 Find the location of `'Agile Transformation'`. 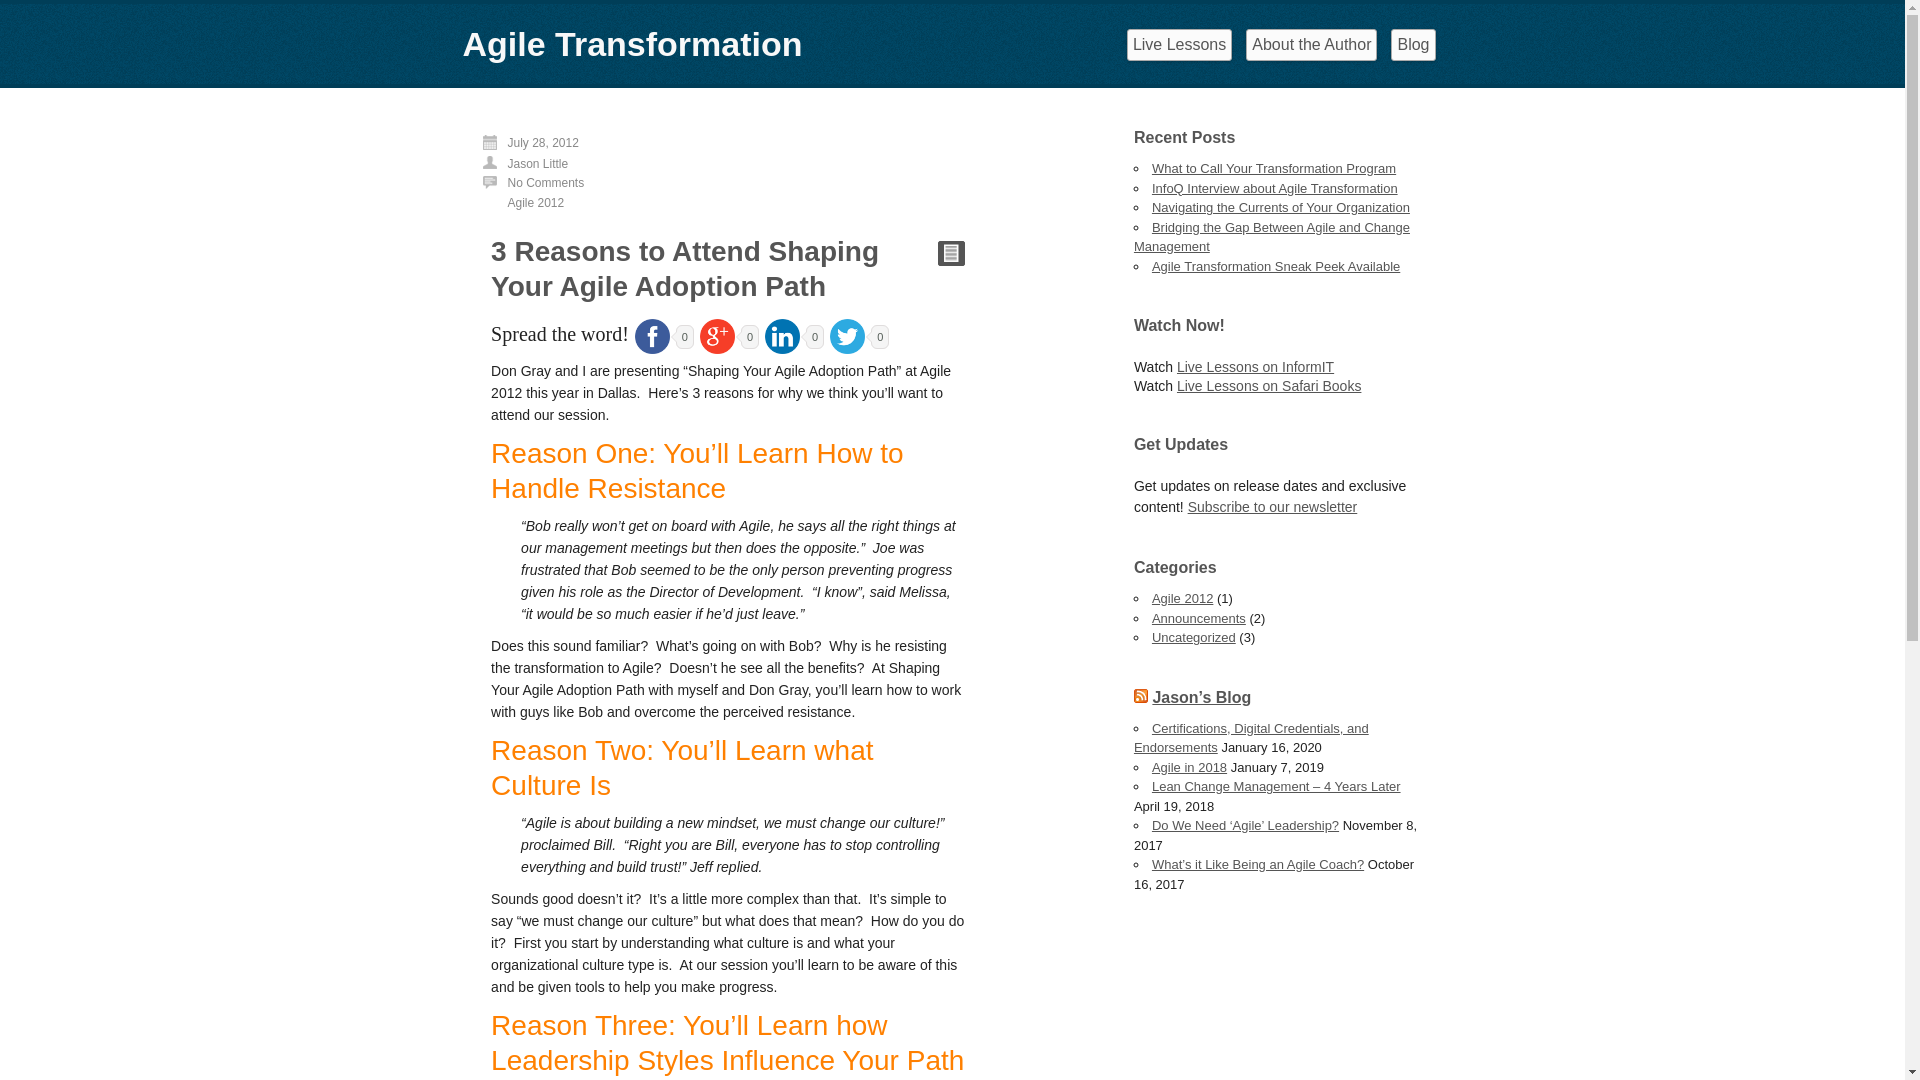

'Agile Transformation' is located at coordinates (631, 43).